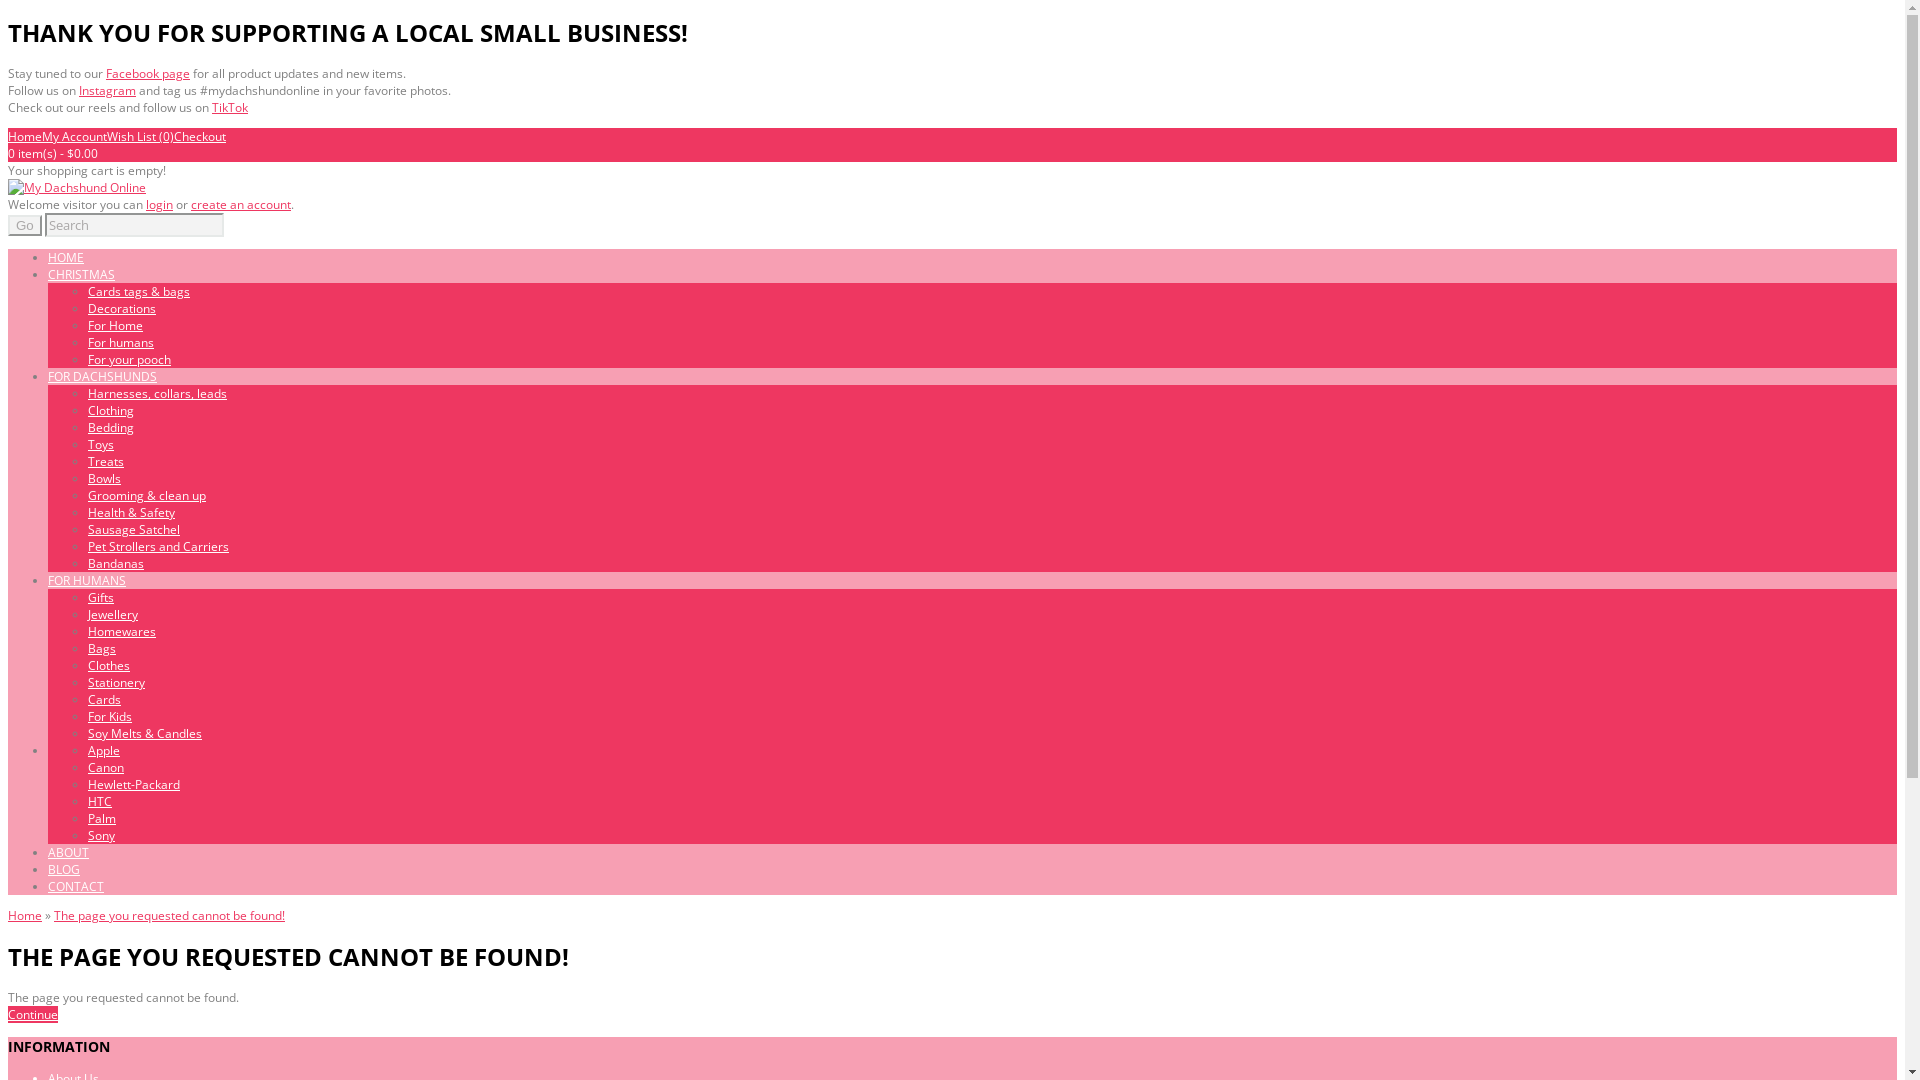 The height and width of the screenshot is (1080, 1920). What do you see at coordinates (133, 783) in the screenshot?
I see `'Hewlett-Packard'` at bounding box center [133, 783].